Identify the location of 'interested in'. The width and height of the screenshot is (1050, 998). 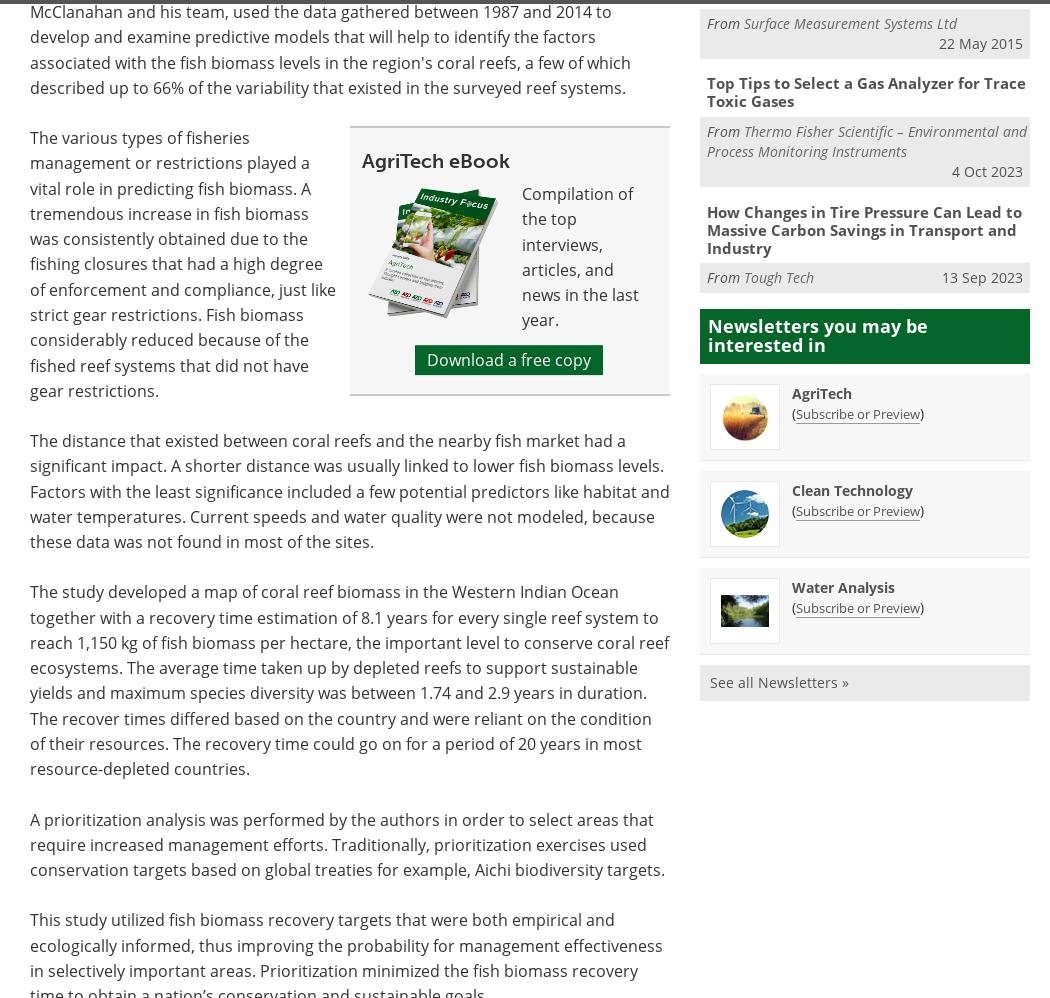
(767, 345).